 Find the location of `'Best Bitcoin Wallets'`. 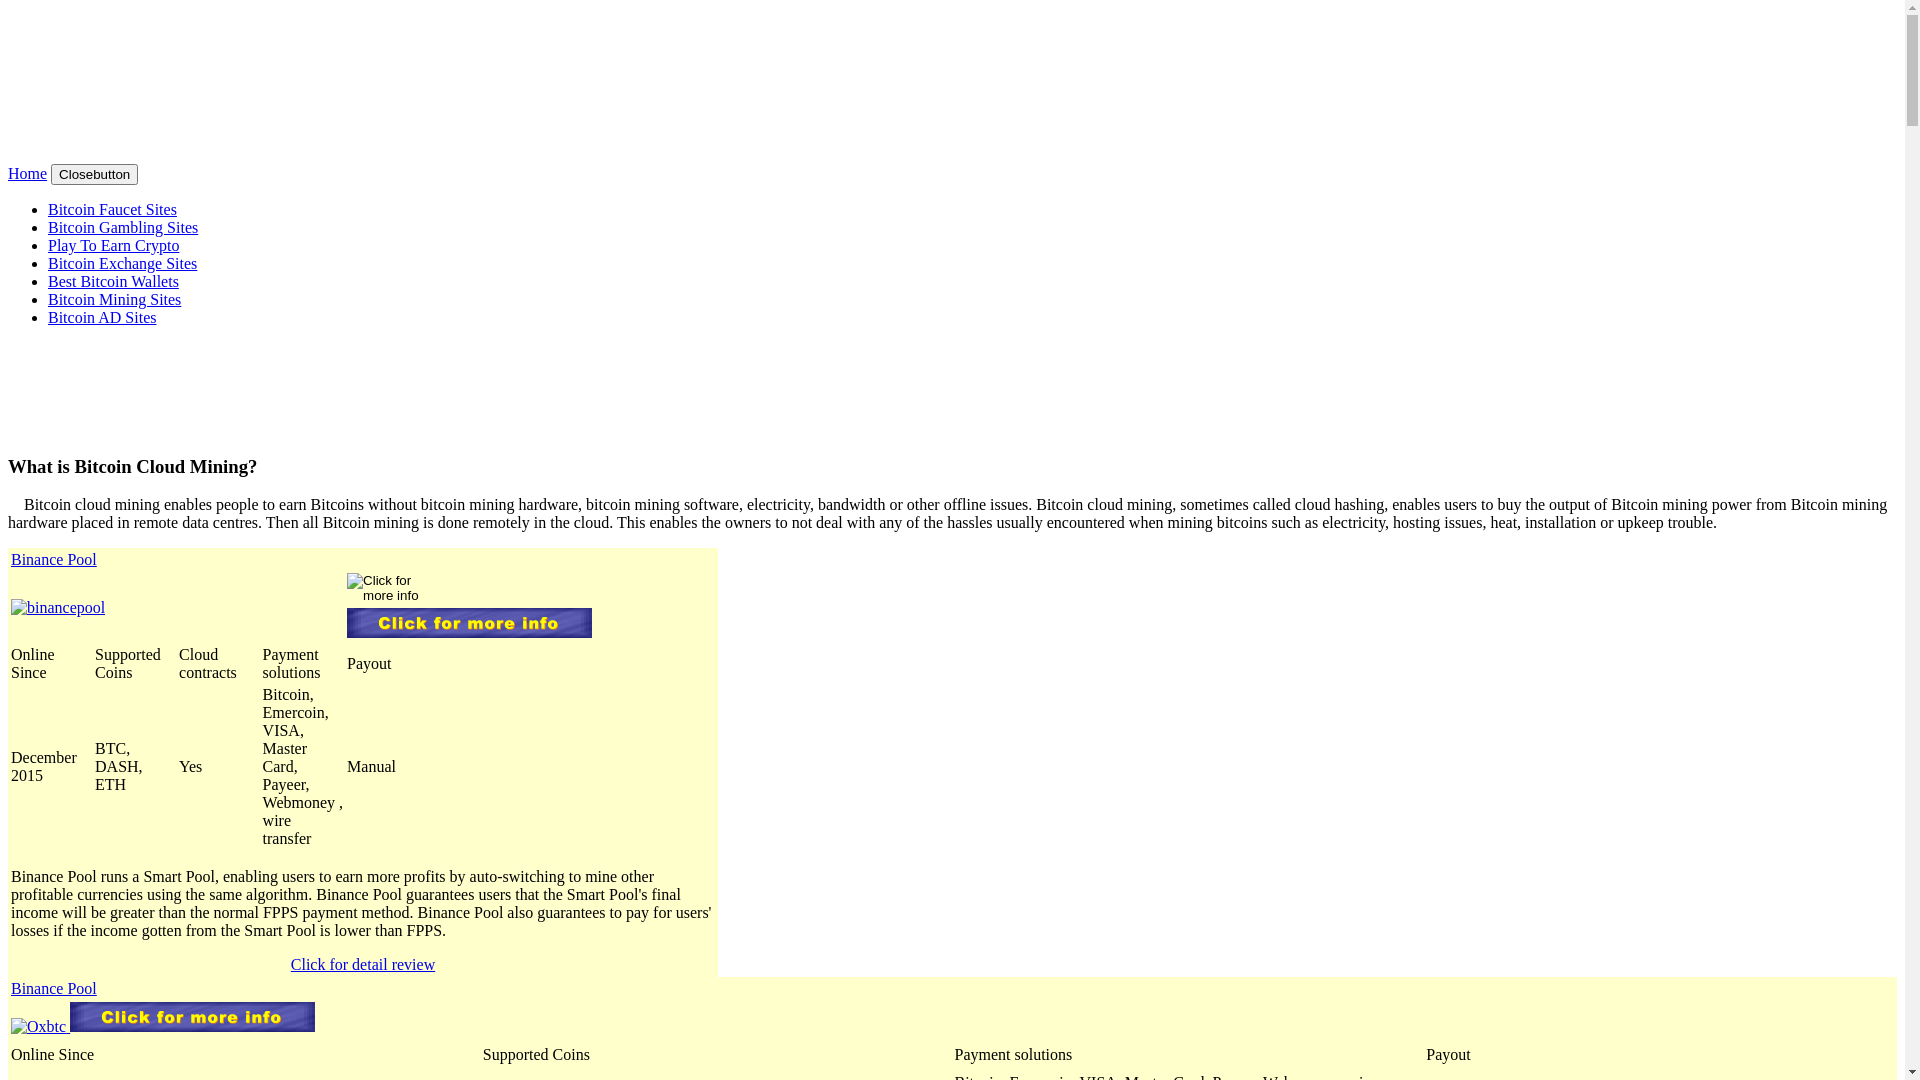

'Best Bitcoin Wallets' is located at coordinates (112, 281).